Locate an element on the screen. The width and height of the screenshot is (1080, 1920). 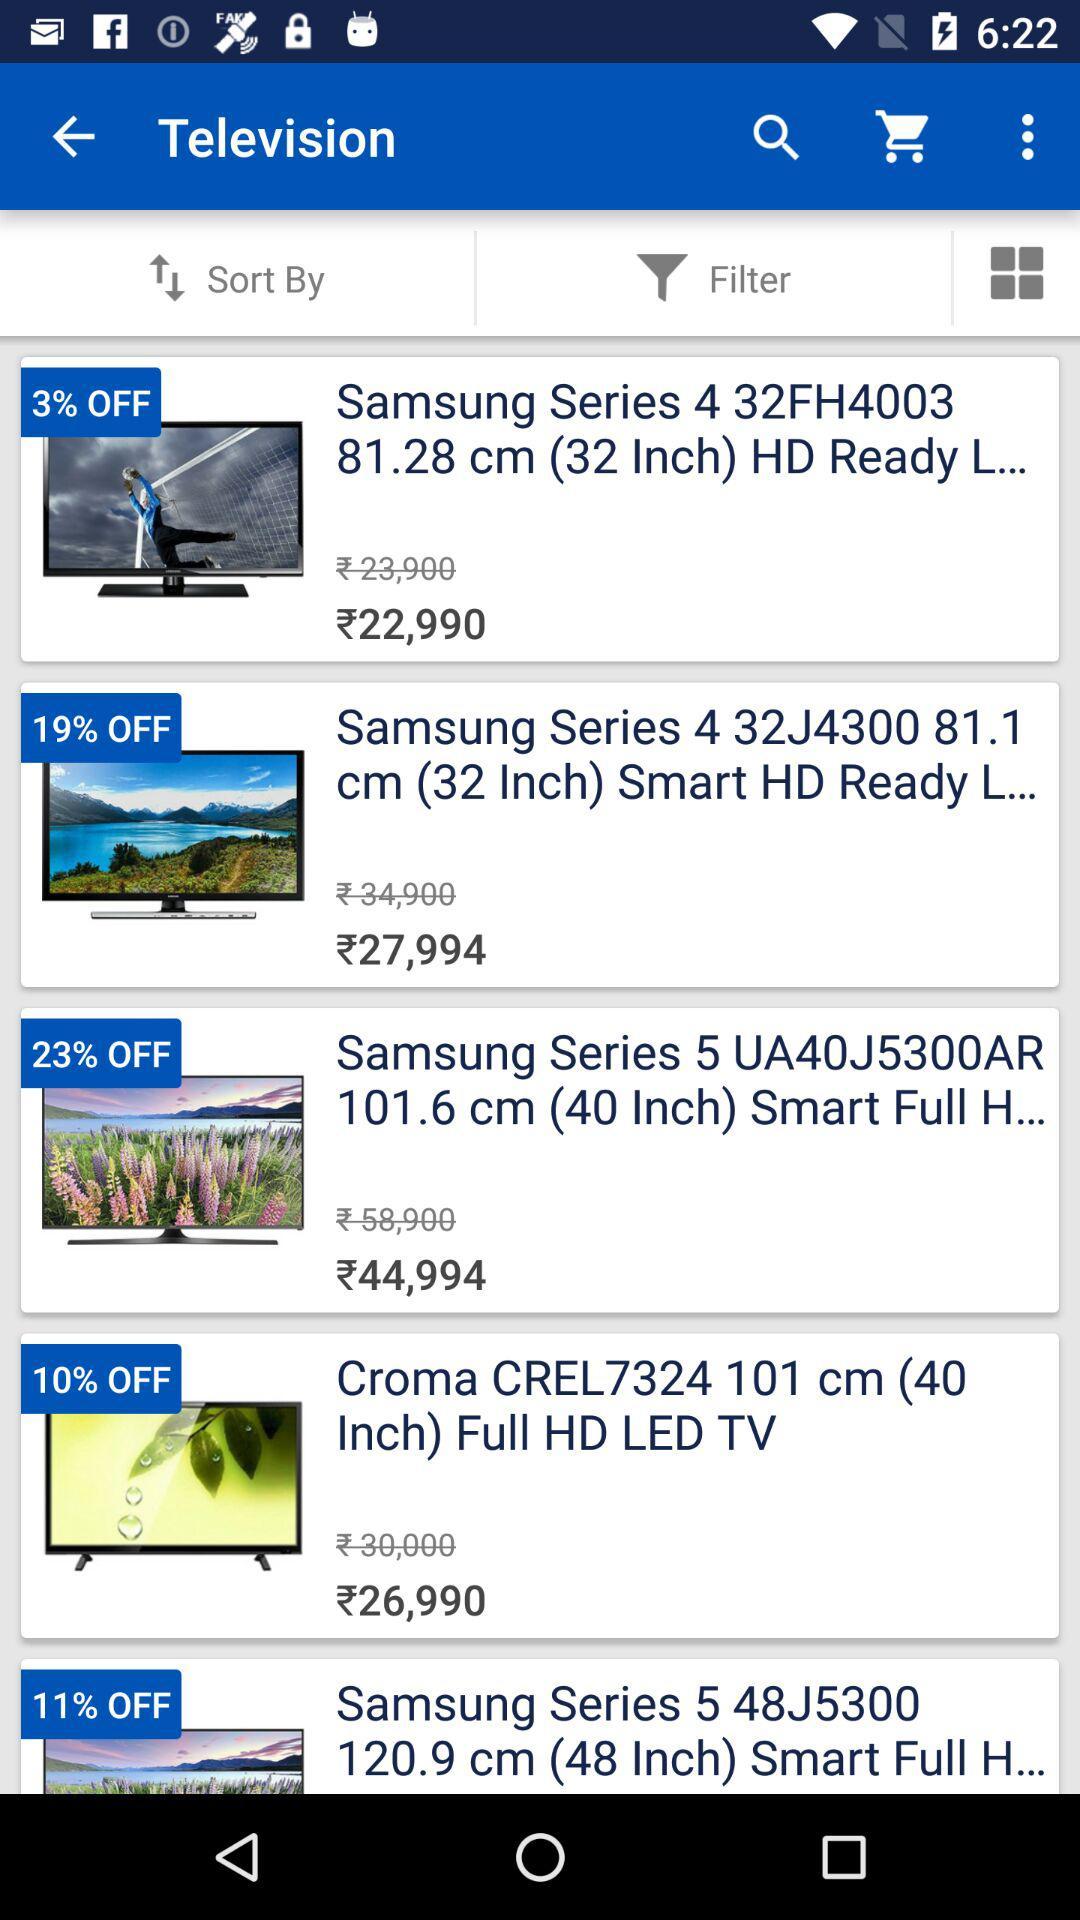
the dashboard icon is located at coordinates (1017, 272).